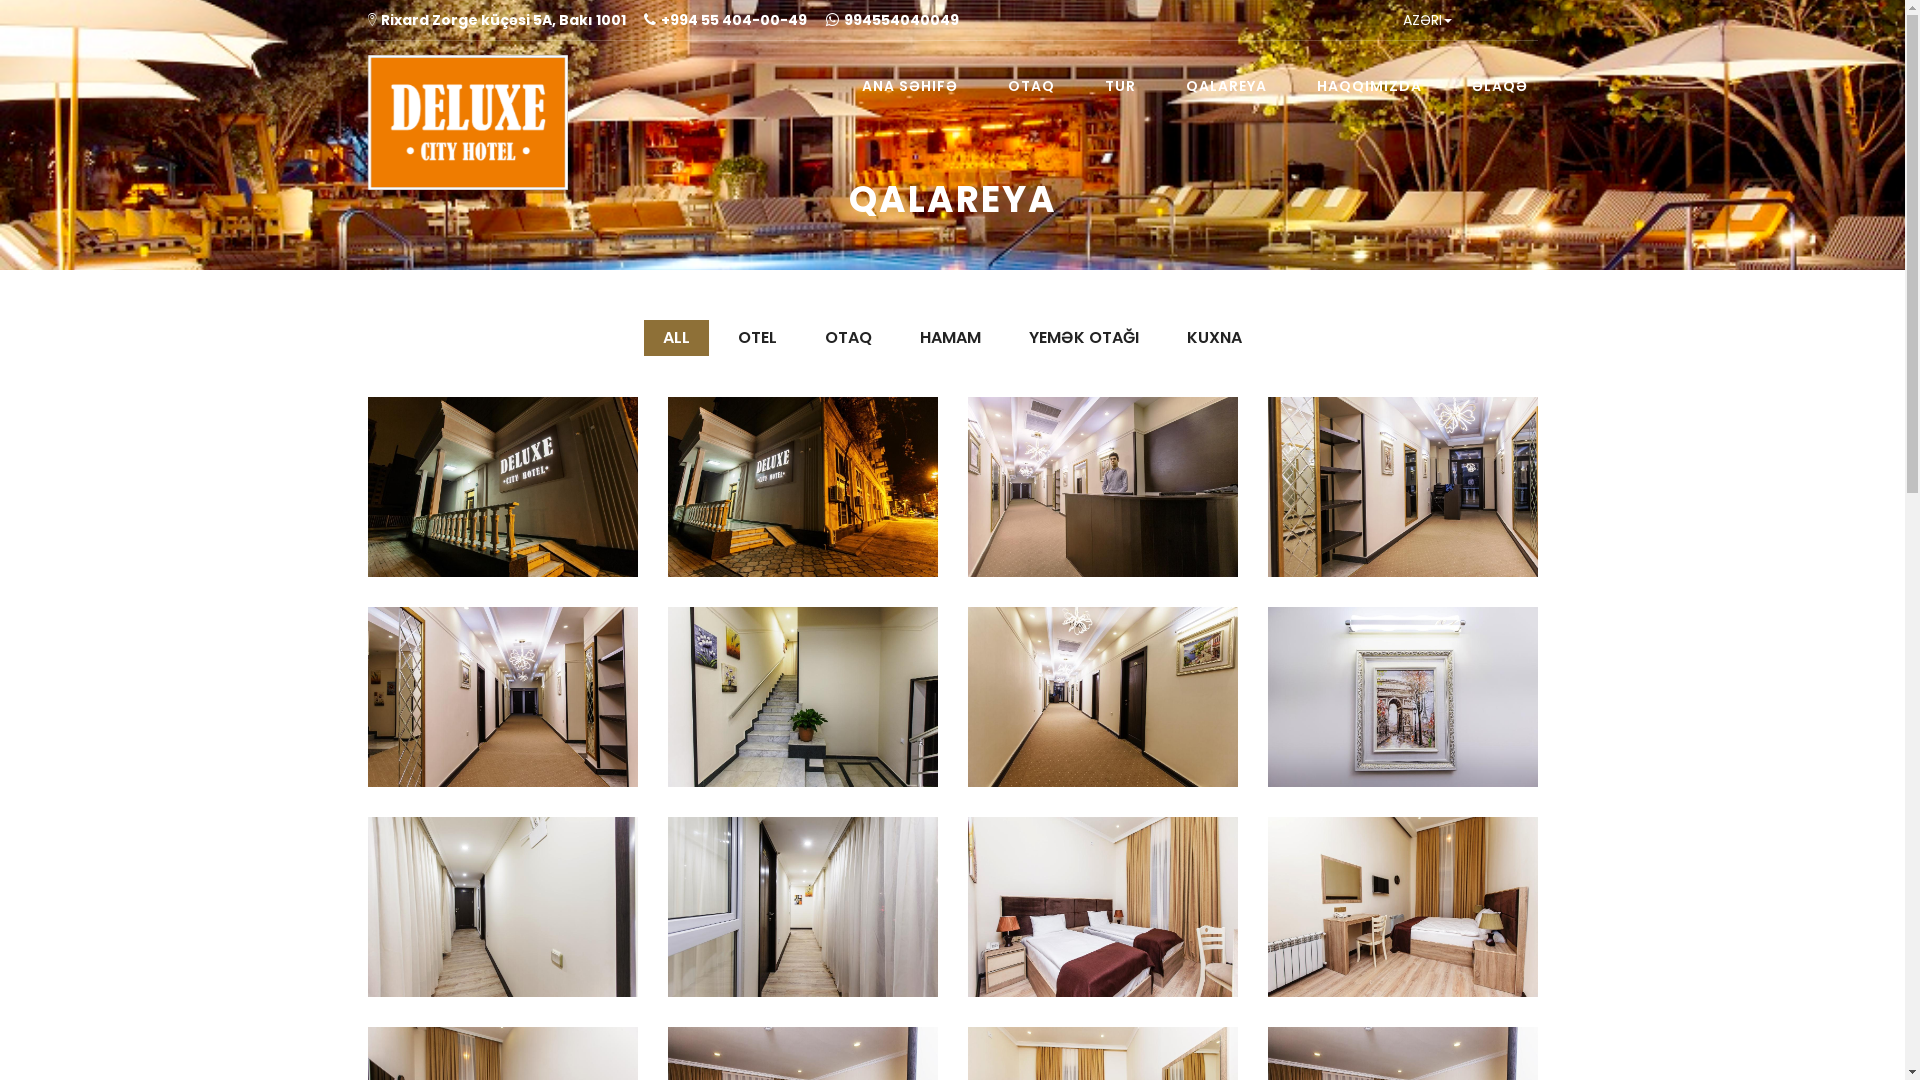 This screenshot has width=1920, height=1080. I want to click on 'HAMAM', so click(949, 337).